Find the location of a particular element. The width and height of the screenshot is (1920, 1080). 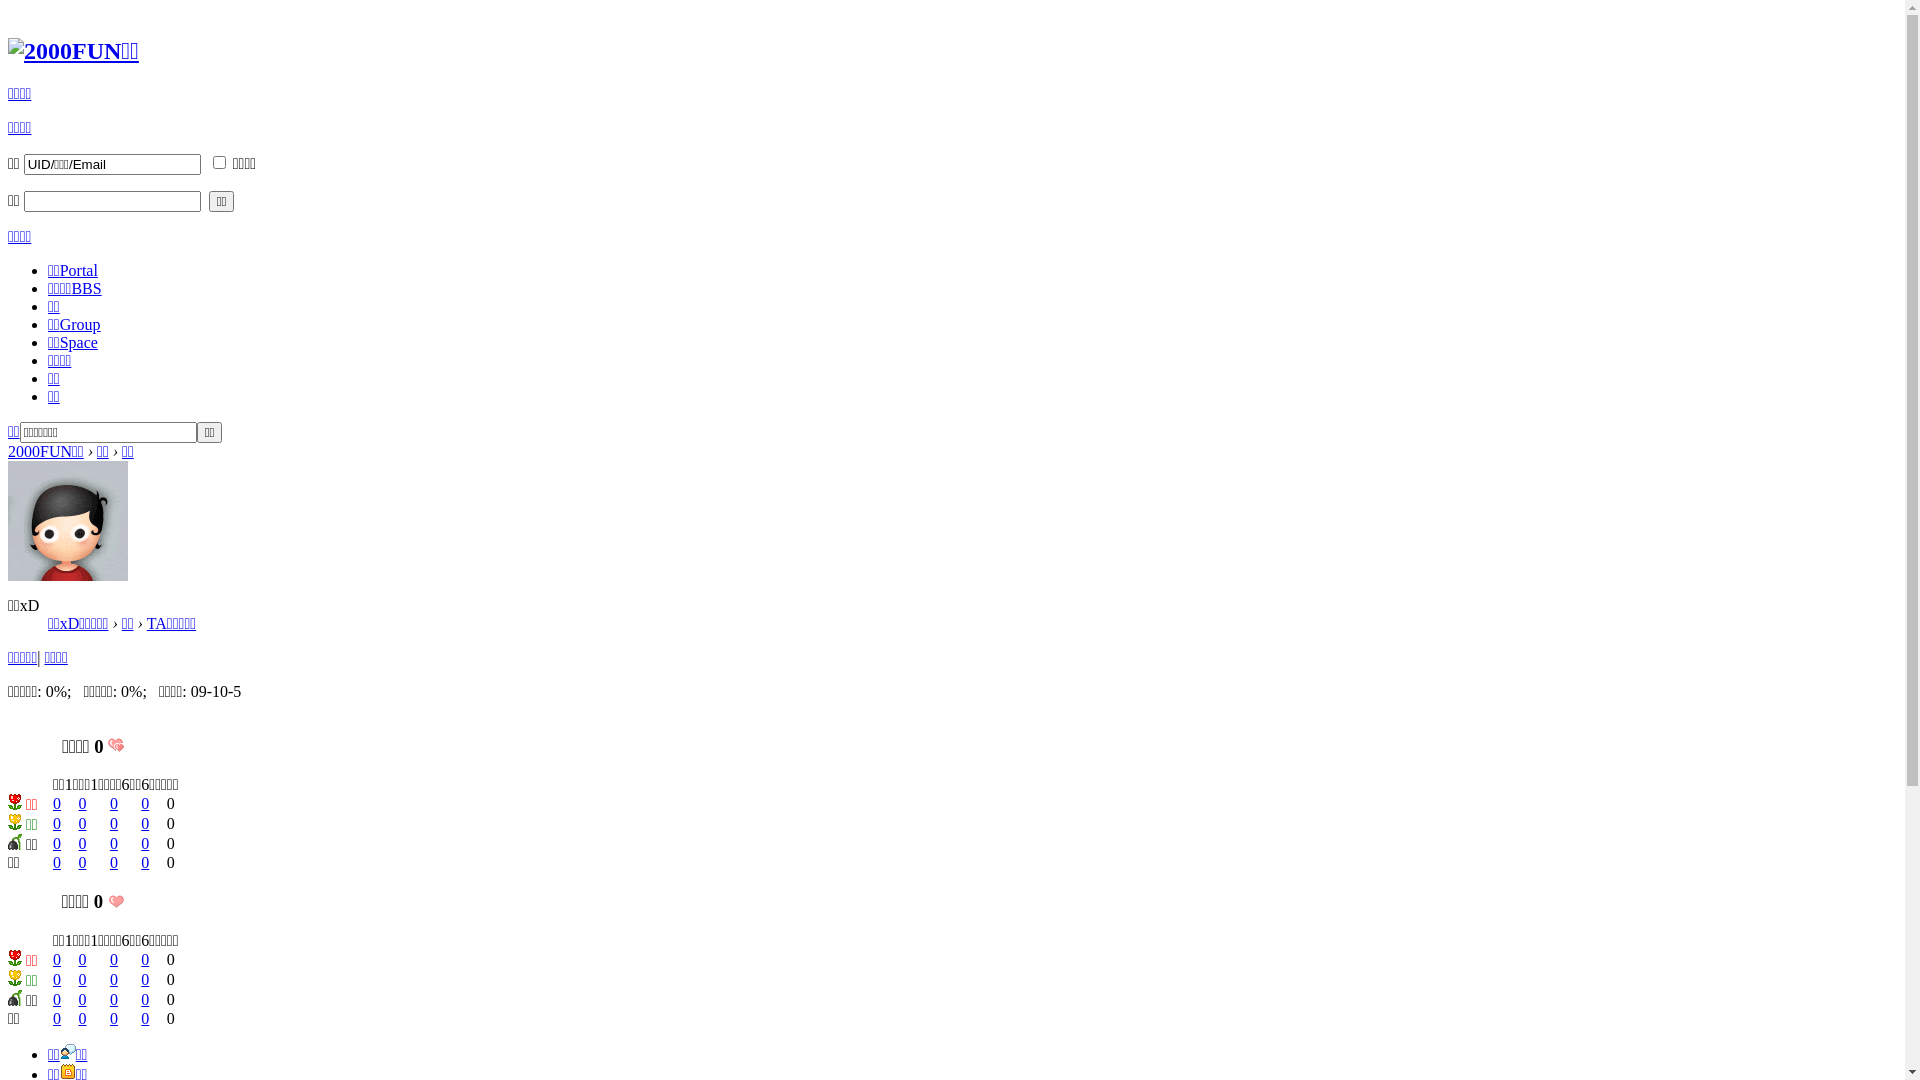

'0' is located at coordinates (81, 978).